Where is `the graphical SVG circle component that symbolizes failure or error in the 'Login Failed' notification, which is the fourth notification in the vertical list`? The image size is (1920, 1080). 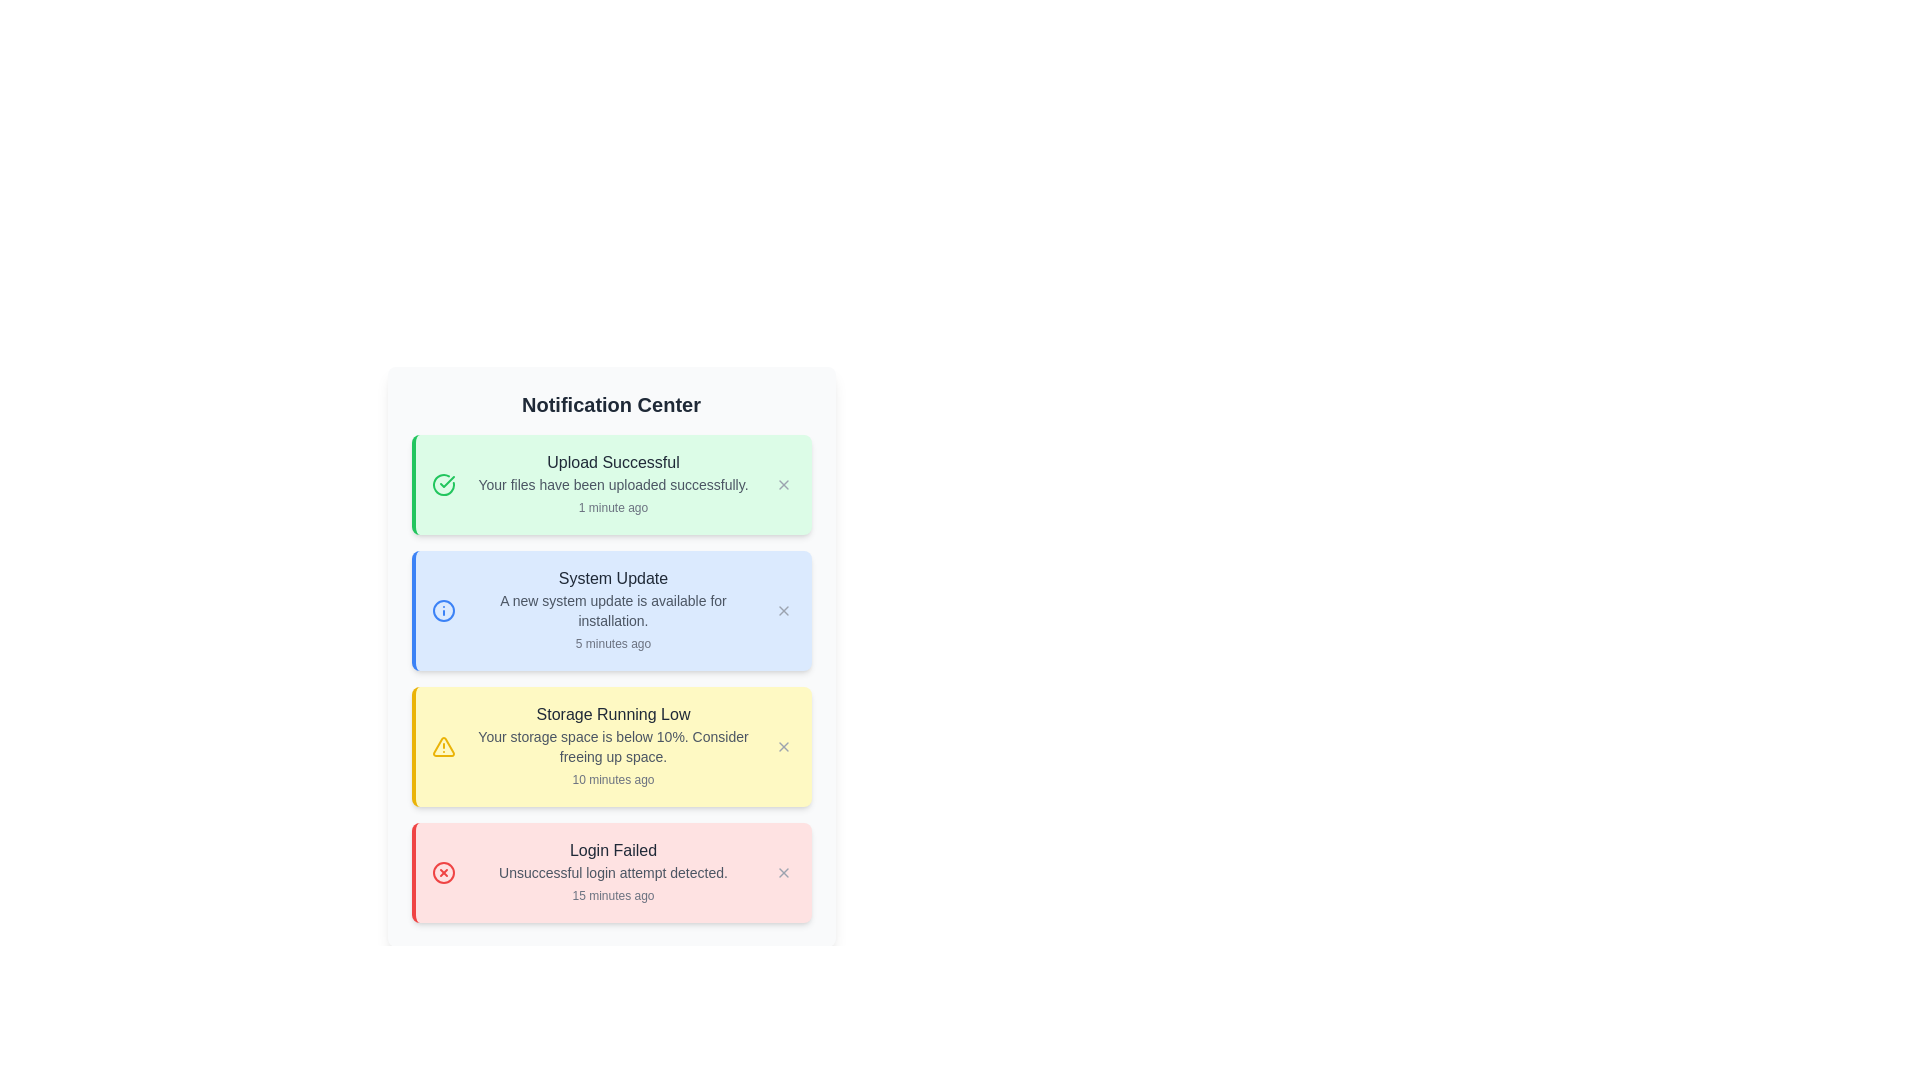 the graphical SVG circle component that symbolizes failure or error in the 'Login Failed' notification, which is the fourth notification in the vertical list is located at coordinates (442, 871).